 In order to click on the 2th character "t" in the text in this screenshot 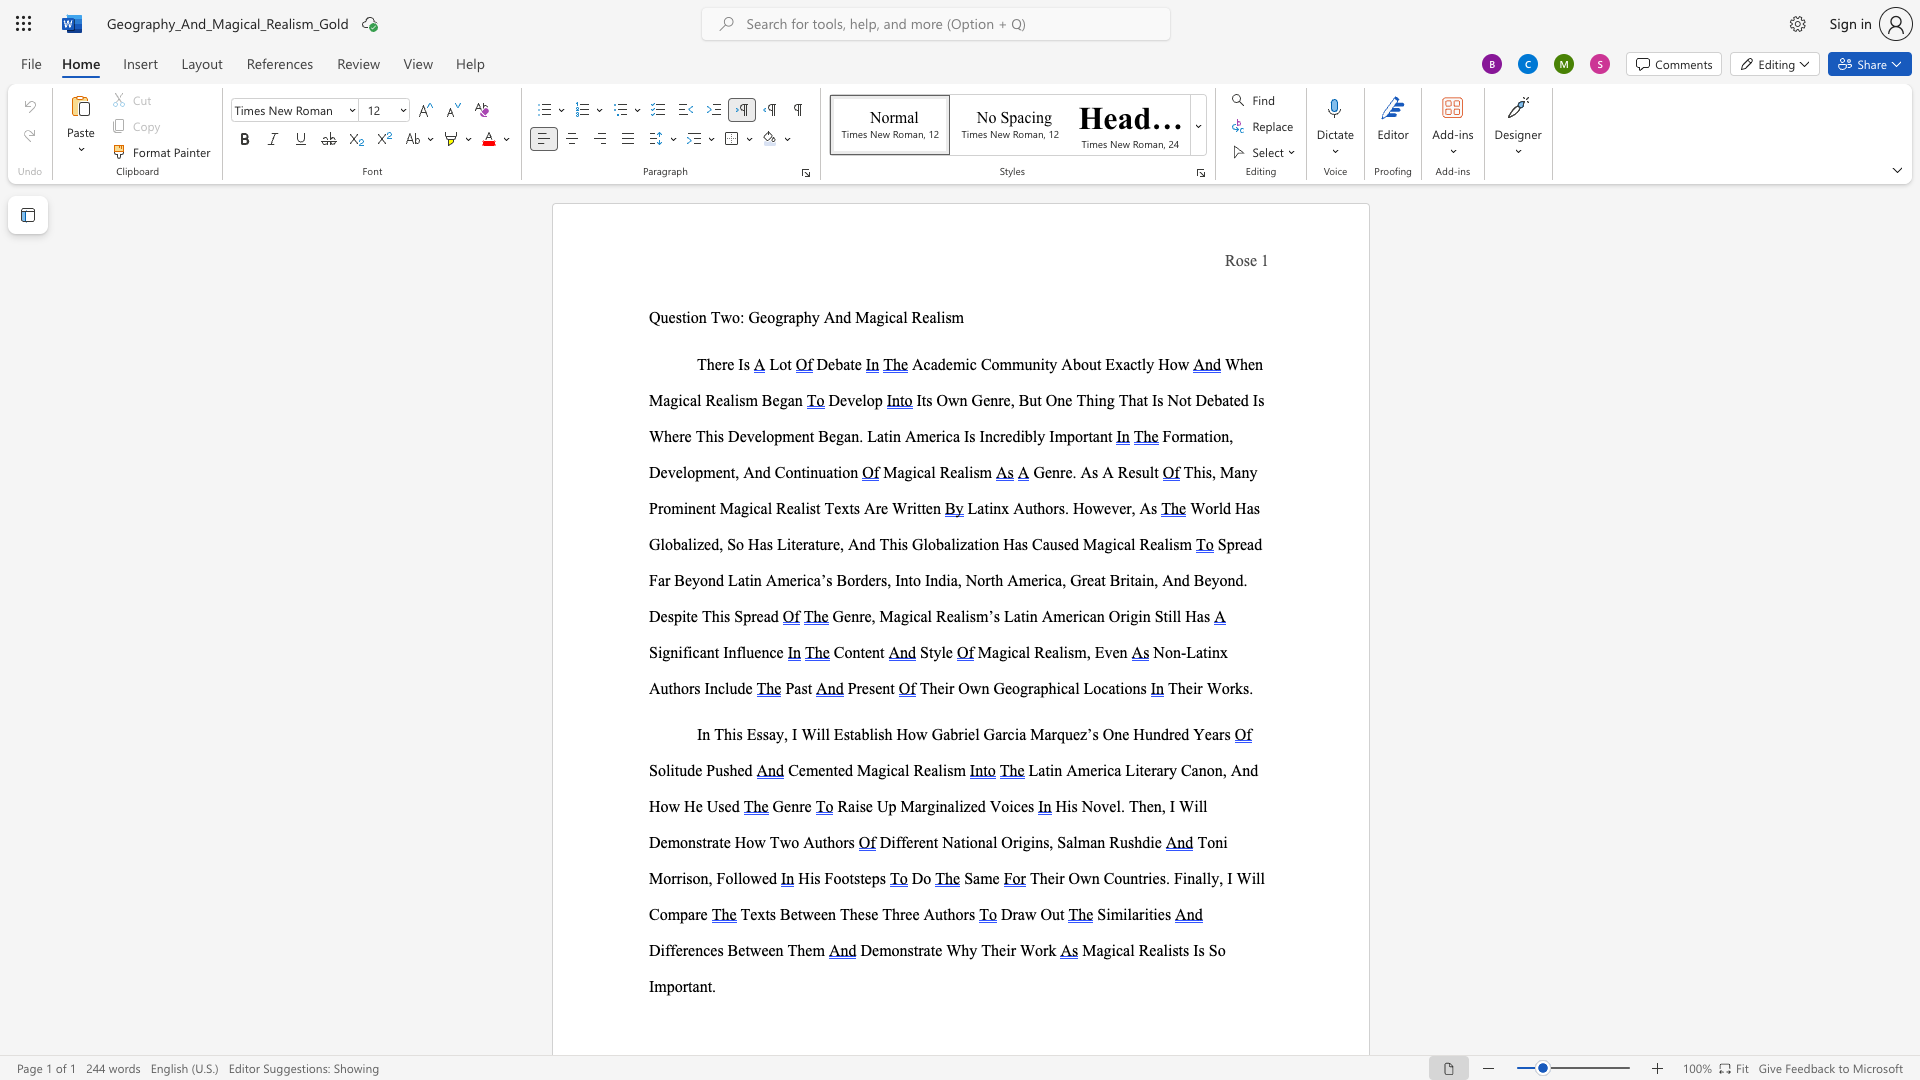, I will do `click(670, 687)`.